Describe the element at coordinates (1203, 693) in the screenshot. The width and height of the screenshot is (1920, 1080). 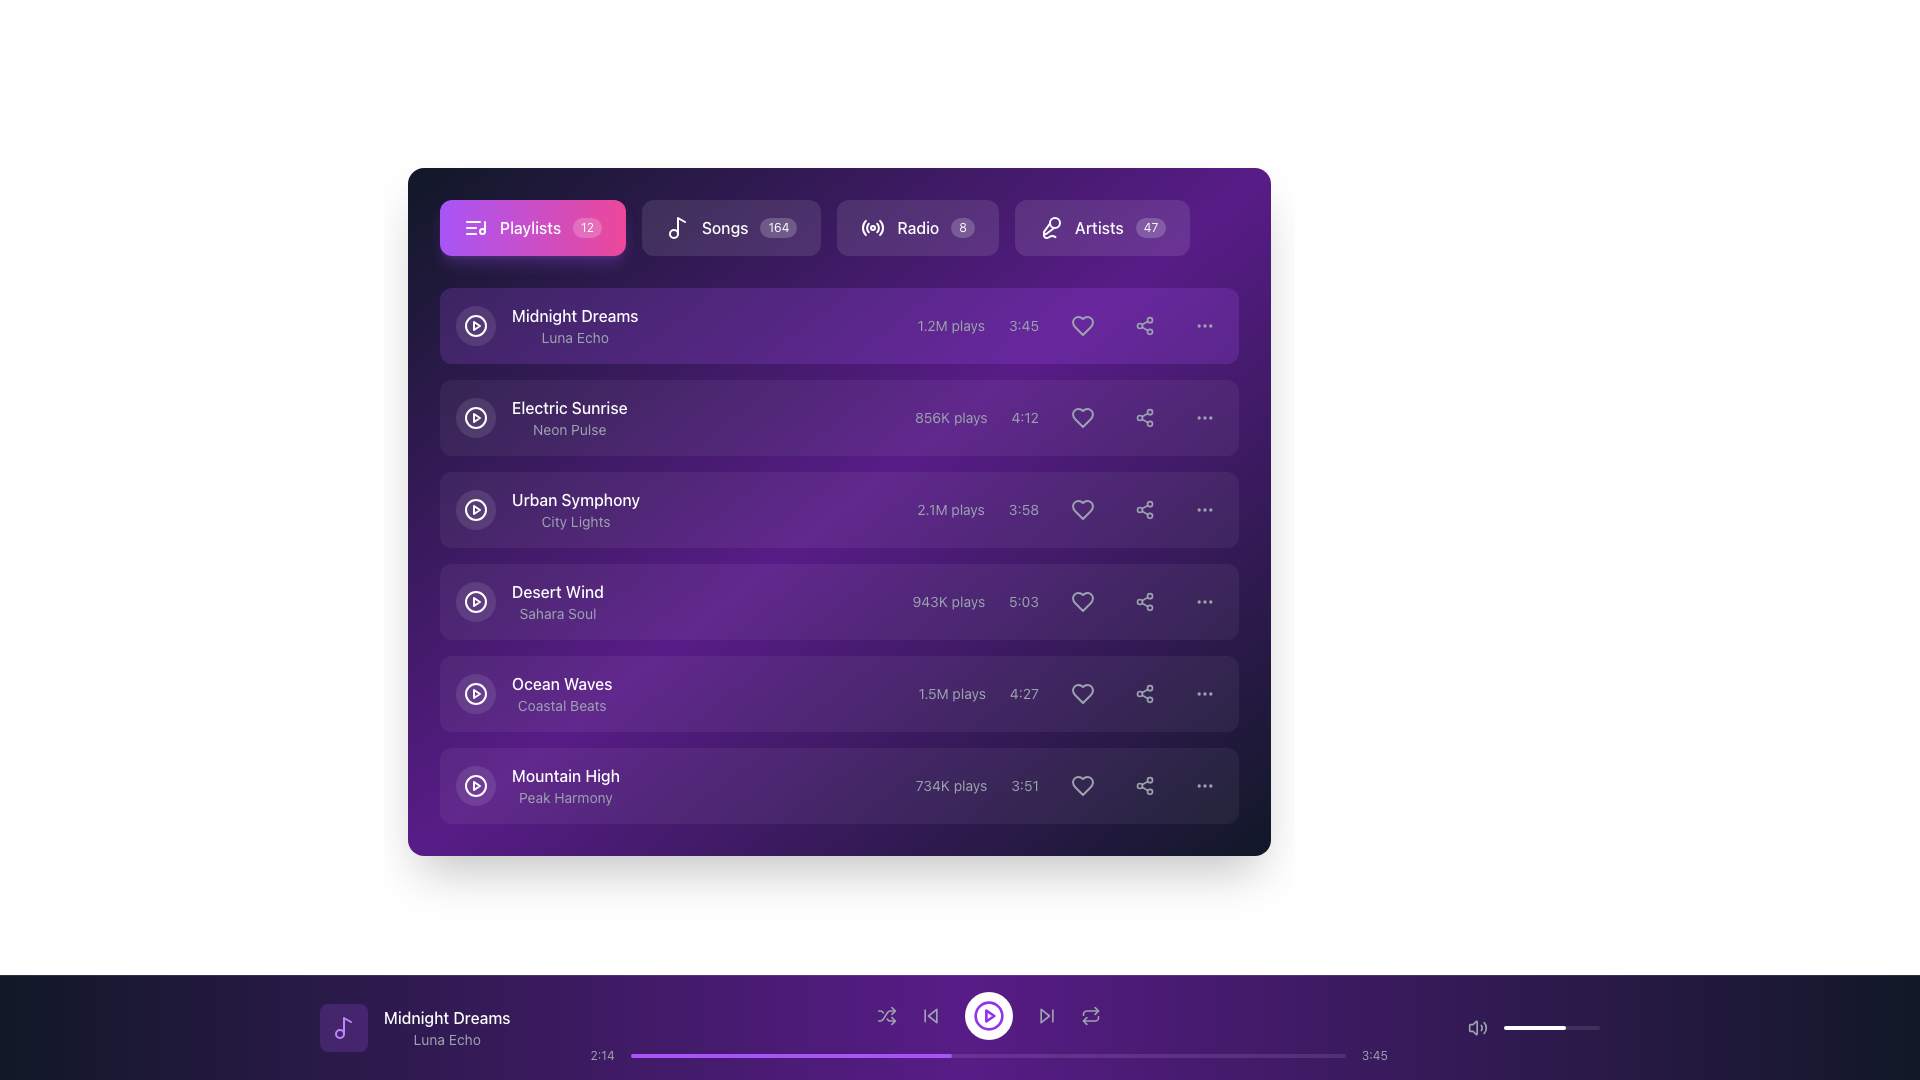
I see `the vertical ellipsis button located at the end of the 'Ocean Waves' track row in the playlist interface` at that location.